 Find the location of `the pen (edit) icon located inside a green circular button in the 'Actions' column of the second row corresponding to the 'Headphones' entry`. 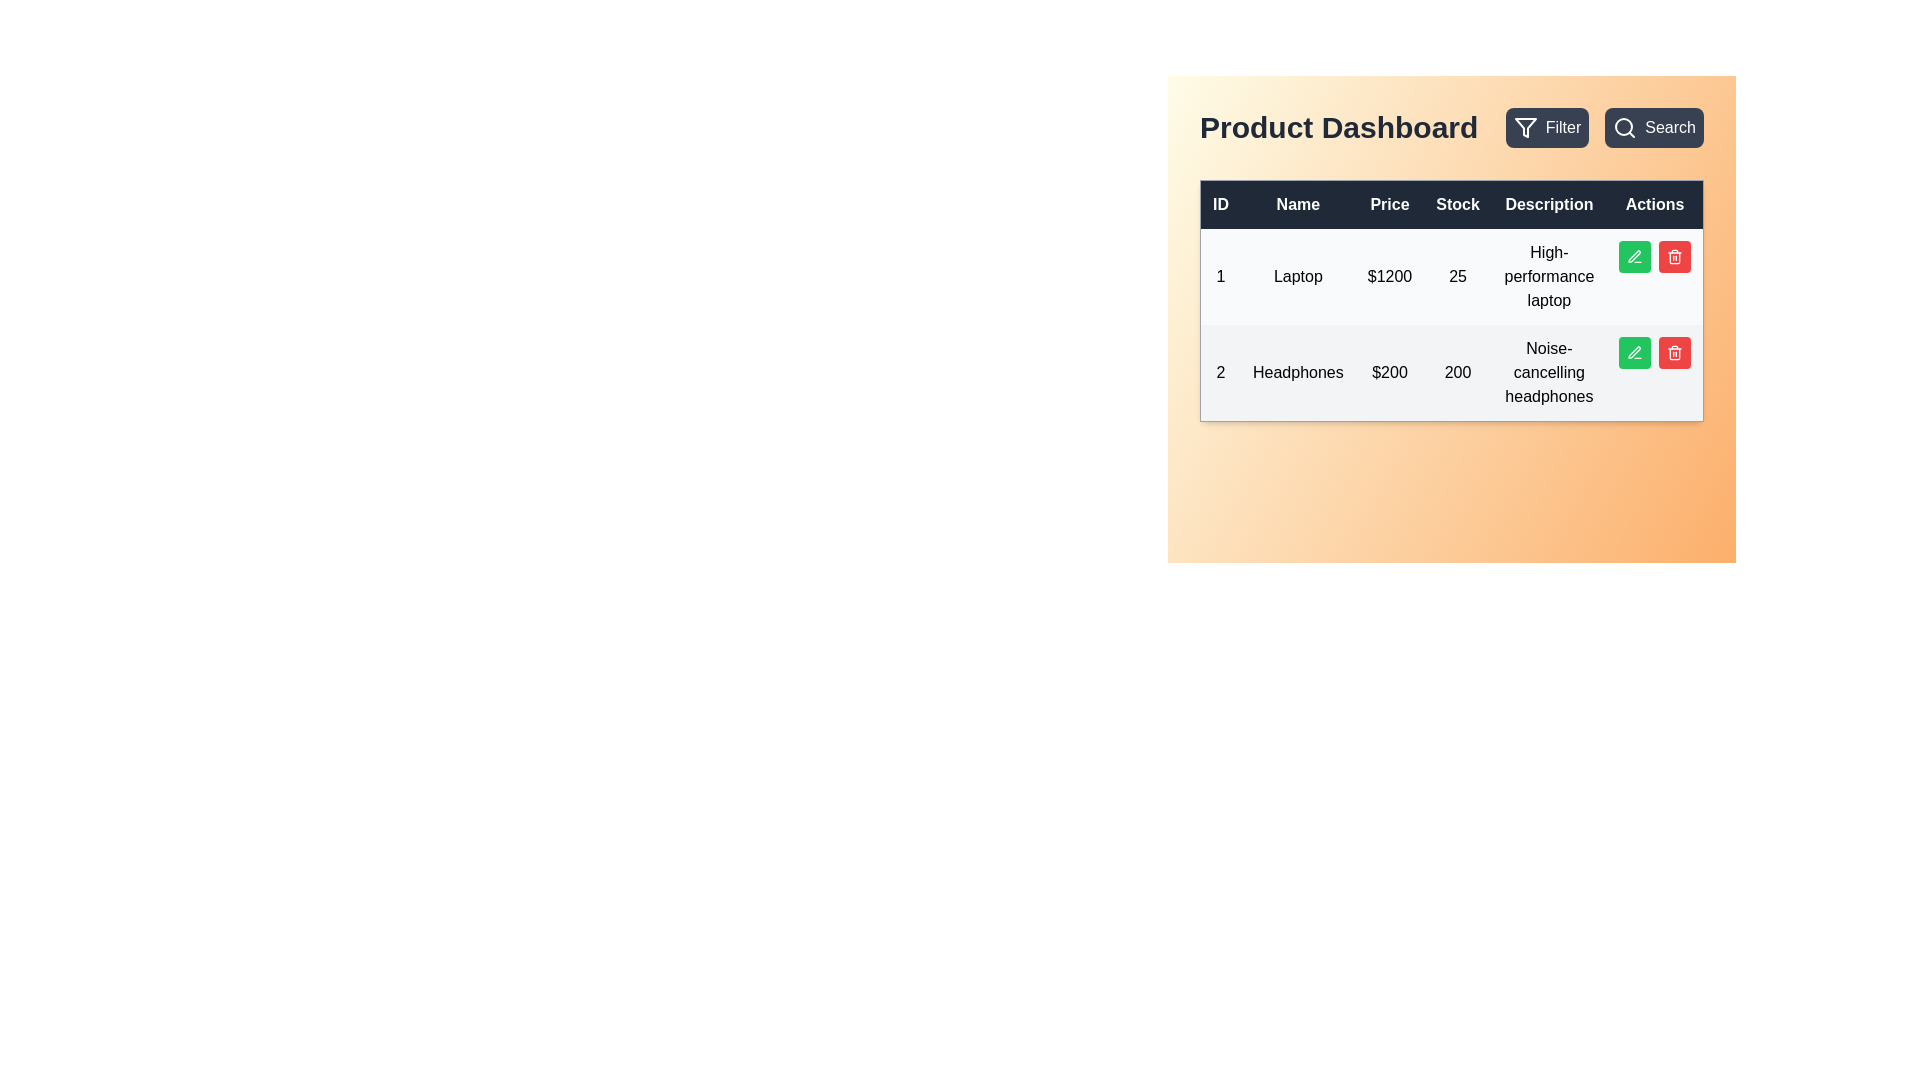

the pen (edit) icon located inside a green circular button in the 'Actions' column of the second row corresponding to the 'Headphones' entry is located at coordinates (1634, 255).